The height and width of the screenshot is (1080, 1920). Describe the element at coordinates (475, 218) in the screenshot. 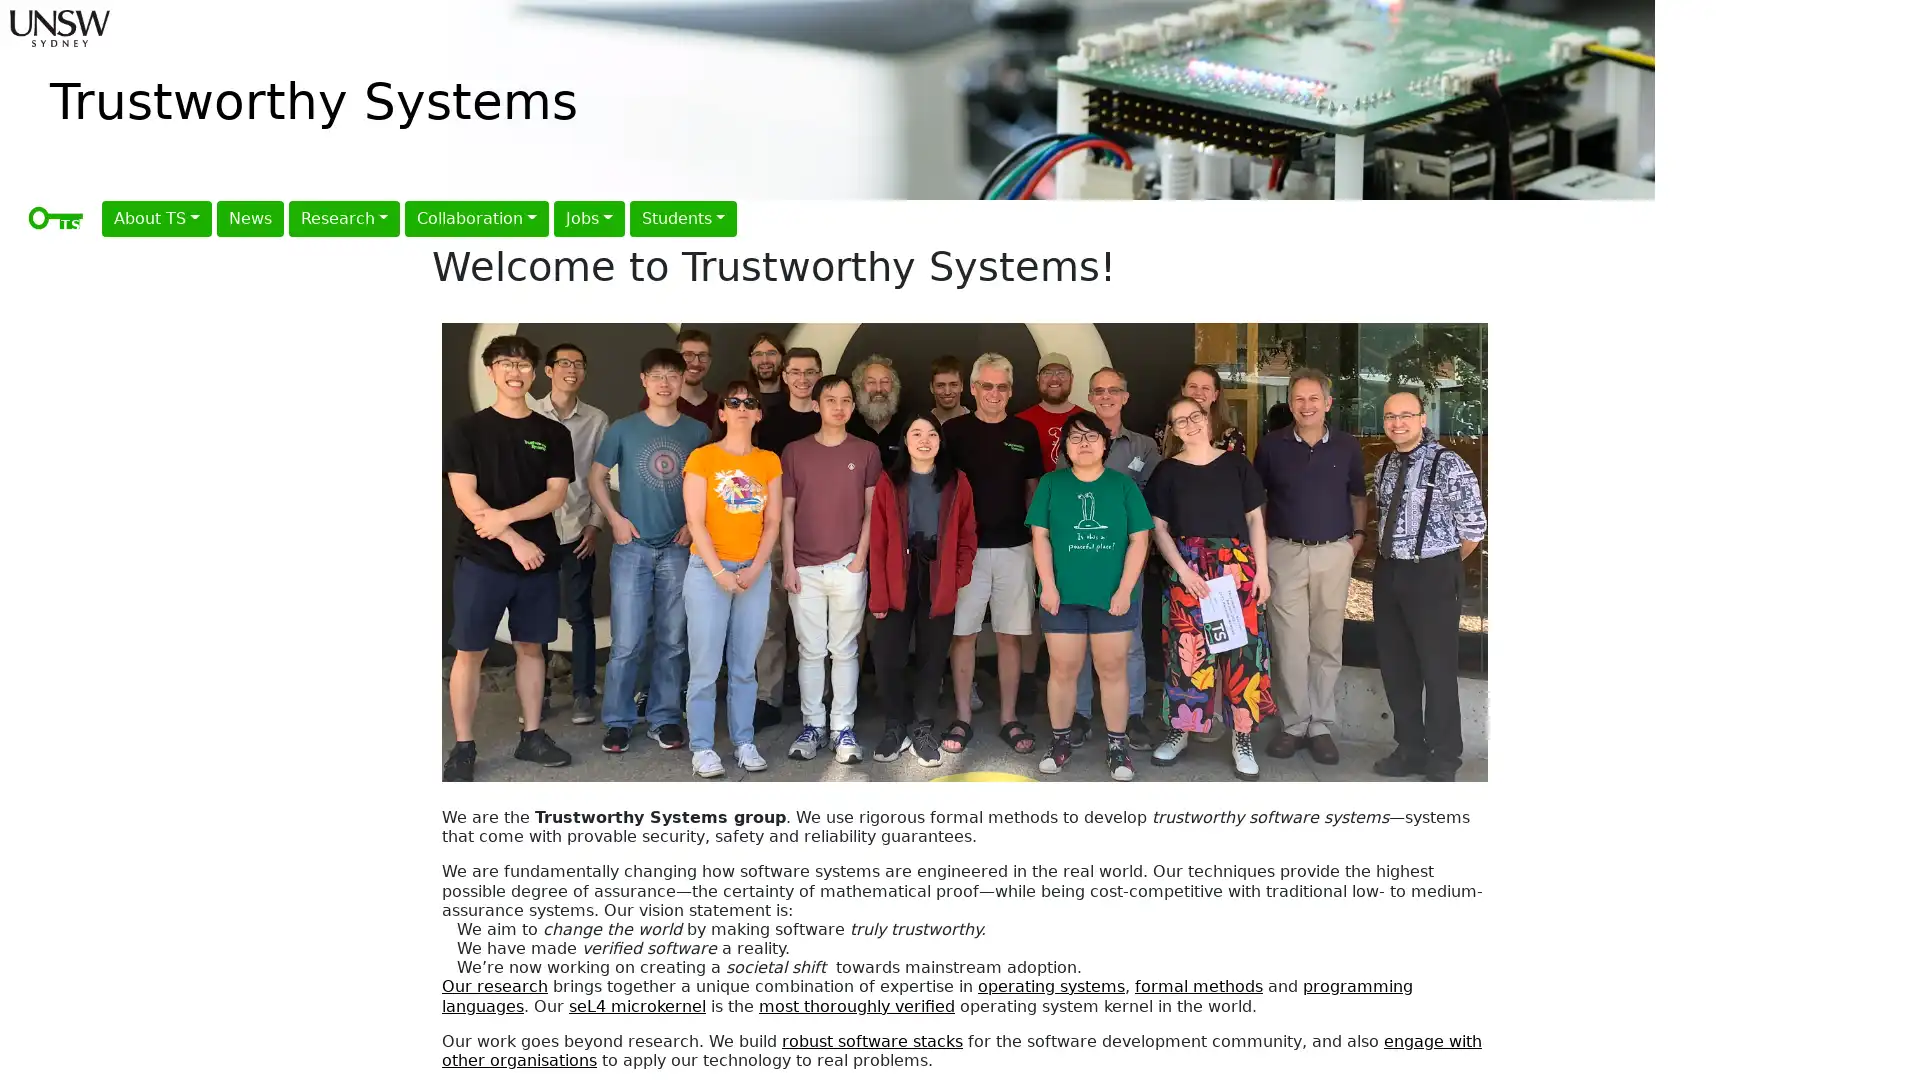

I see `Collaboration` at that location.